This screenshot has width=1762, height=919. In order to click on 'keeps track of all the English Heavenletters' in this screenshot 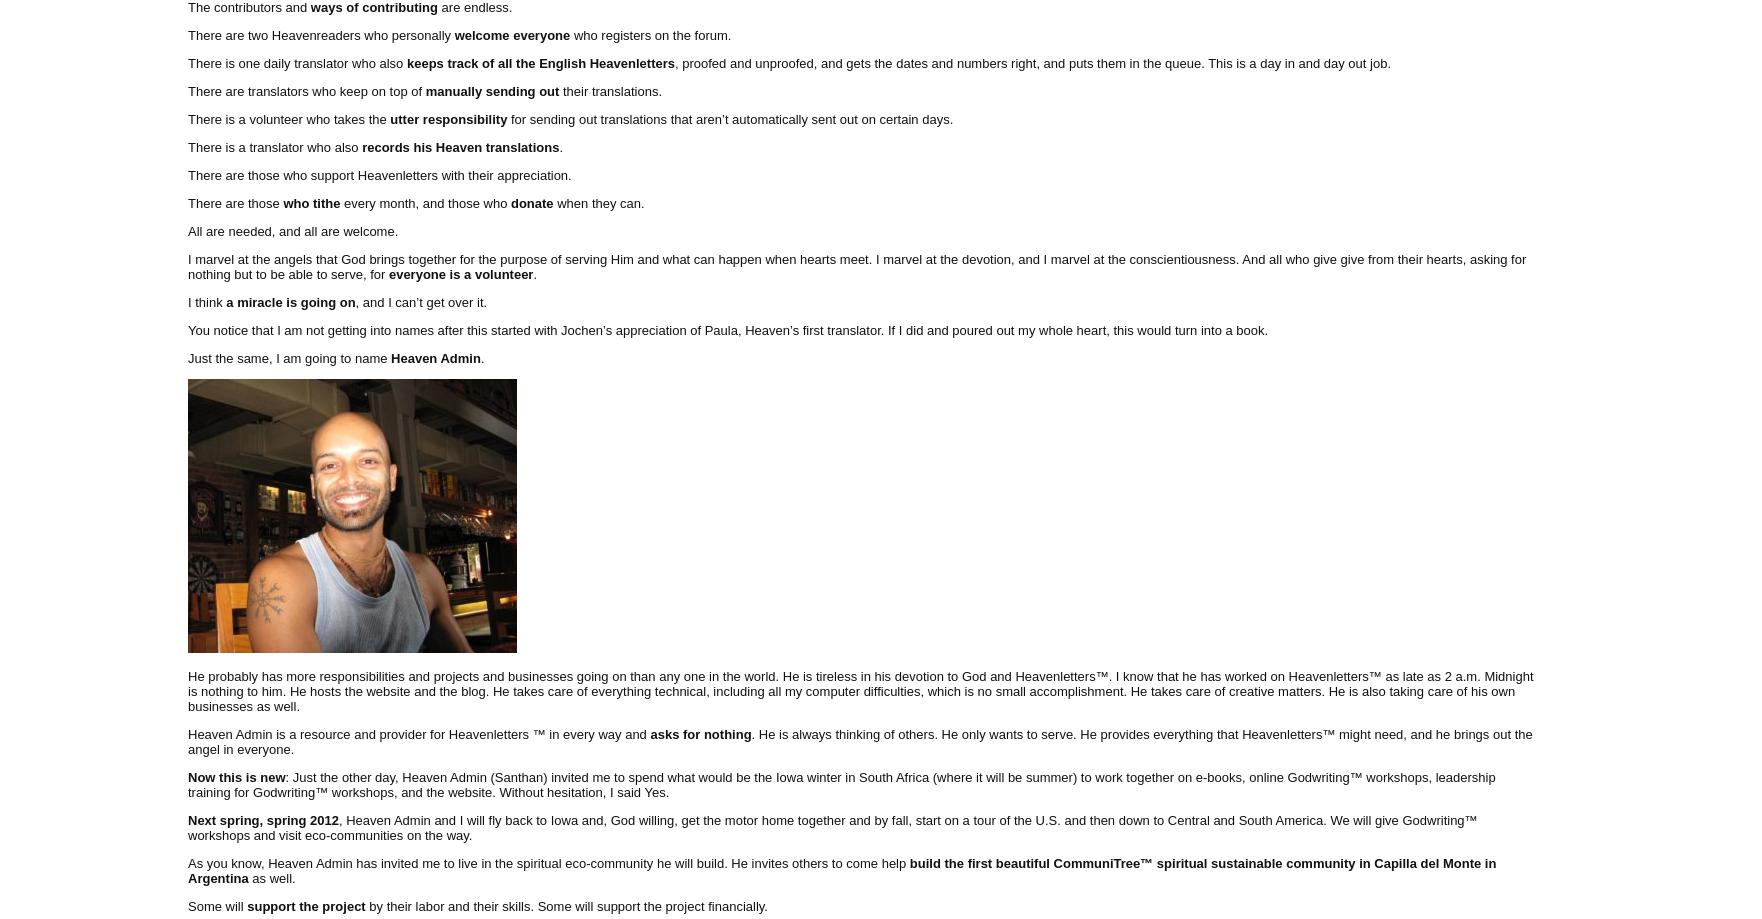, I will do `click(539, 62)`.